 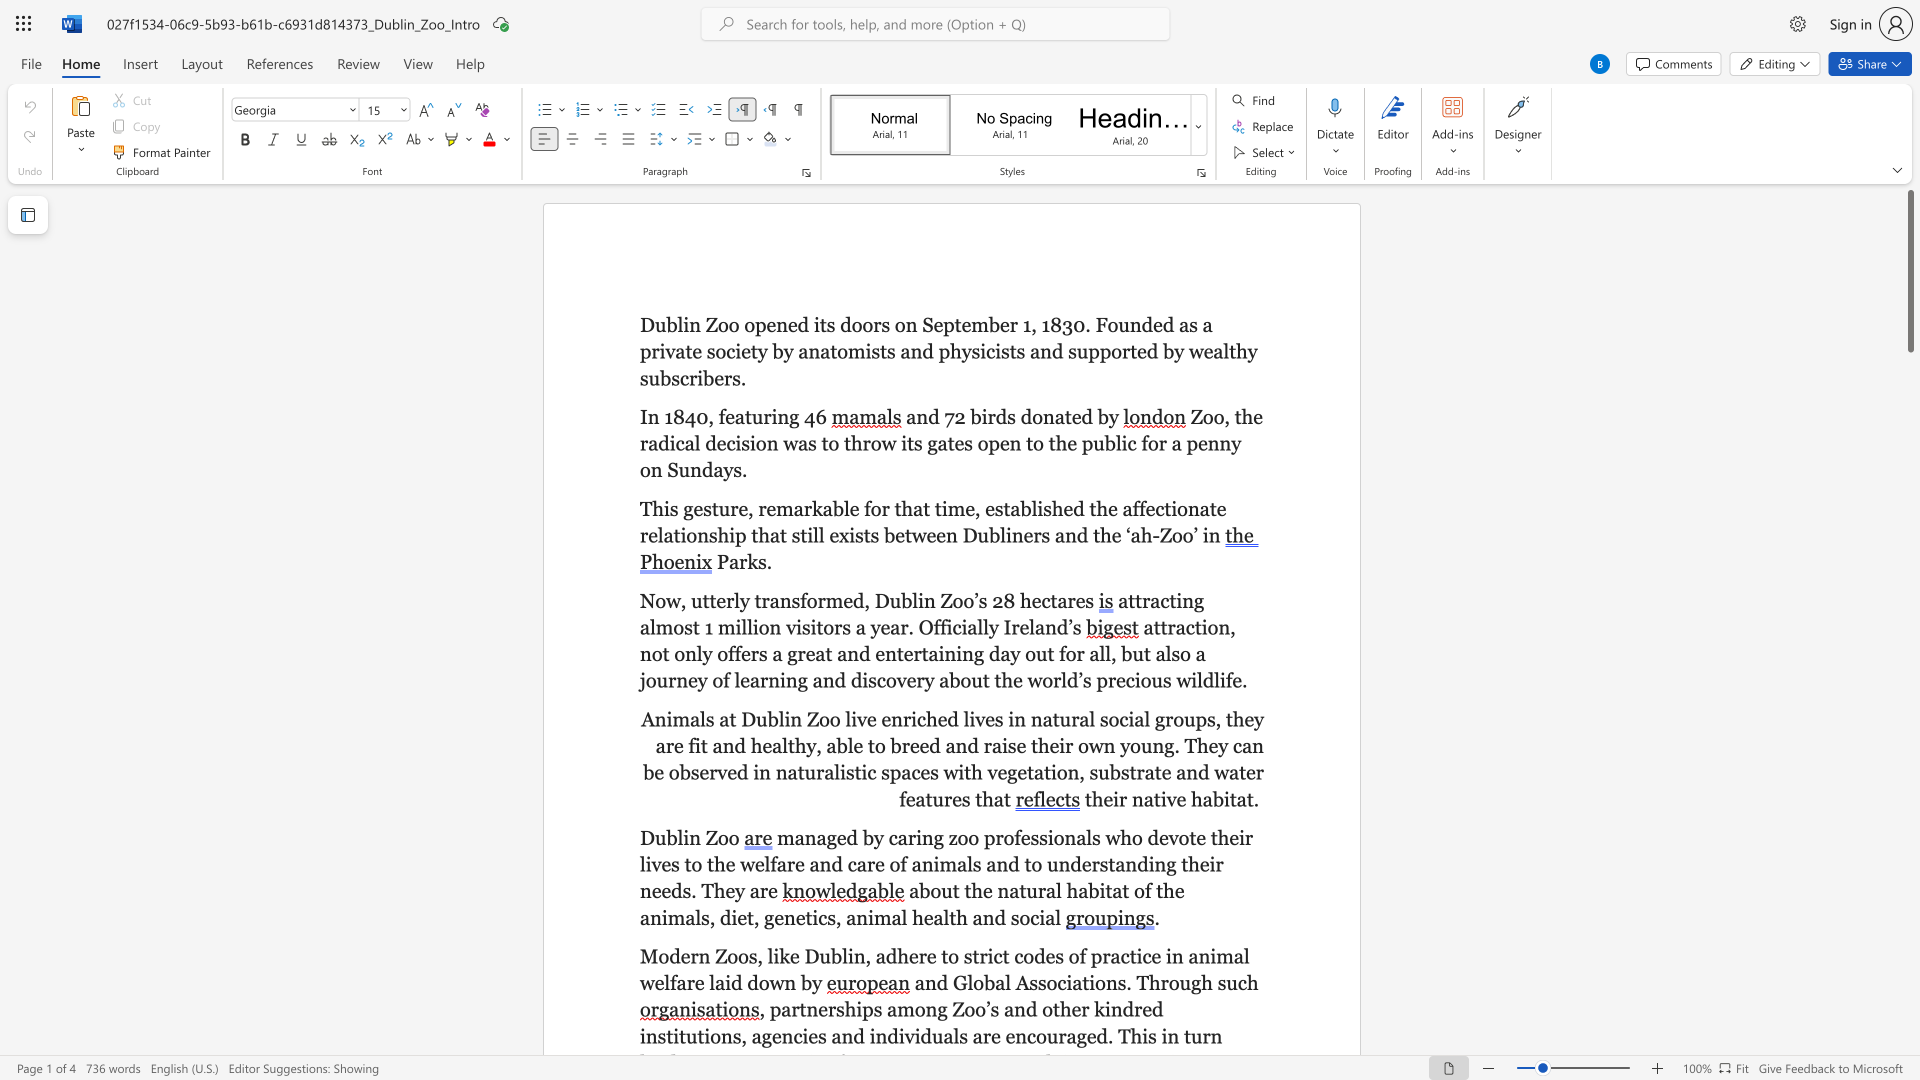 I want to click on the 8th character "e" in the text, so click(x=858, y=745).